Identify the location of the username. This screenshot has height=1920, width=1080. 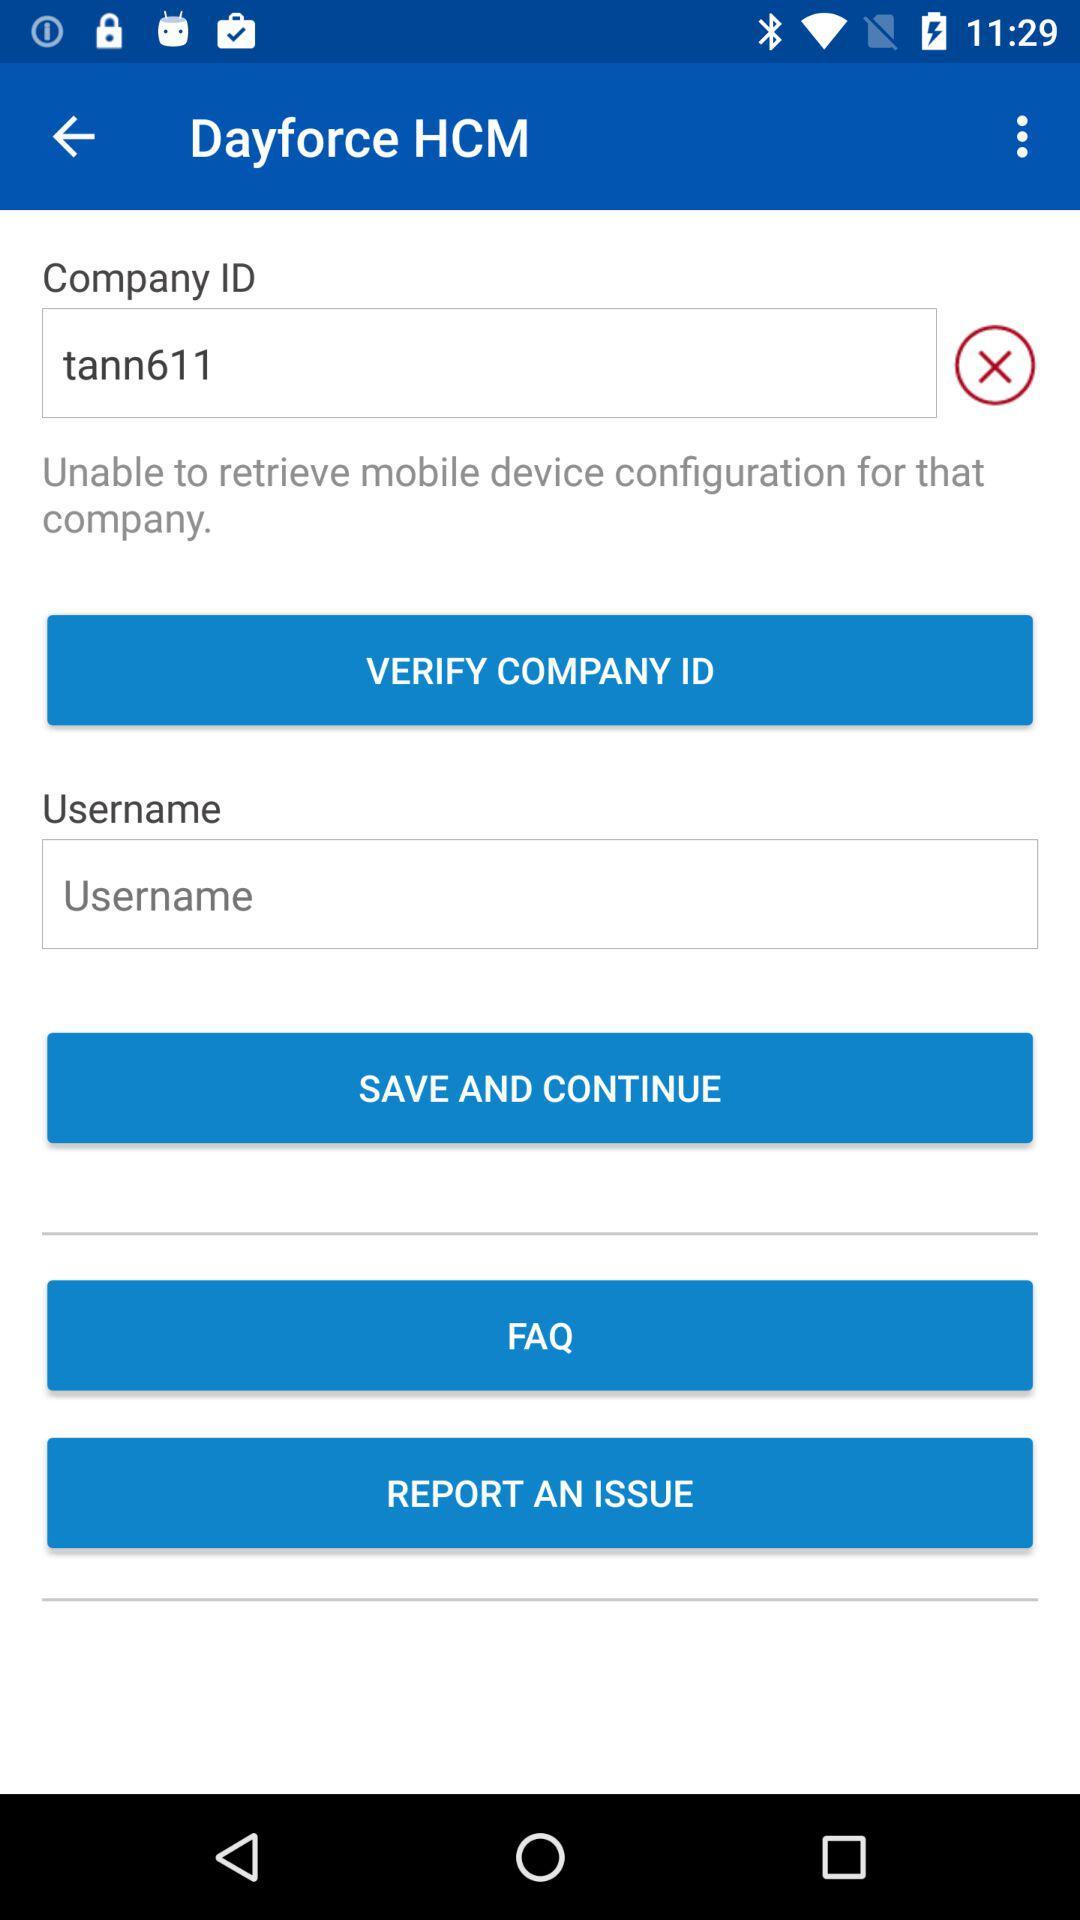
(540, 892).